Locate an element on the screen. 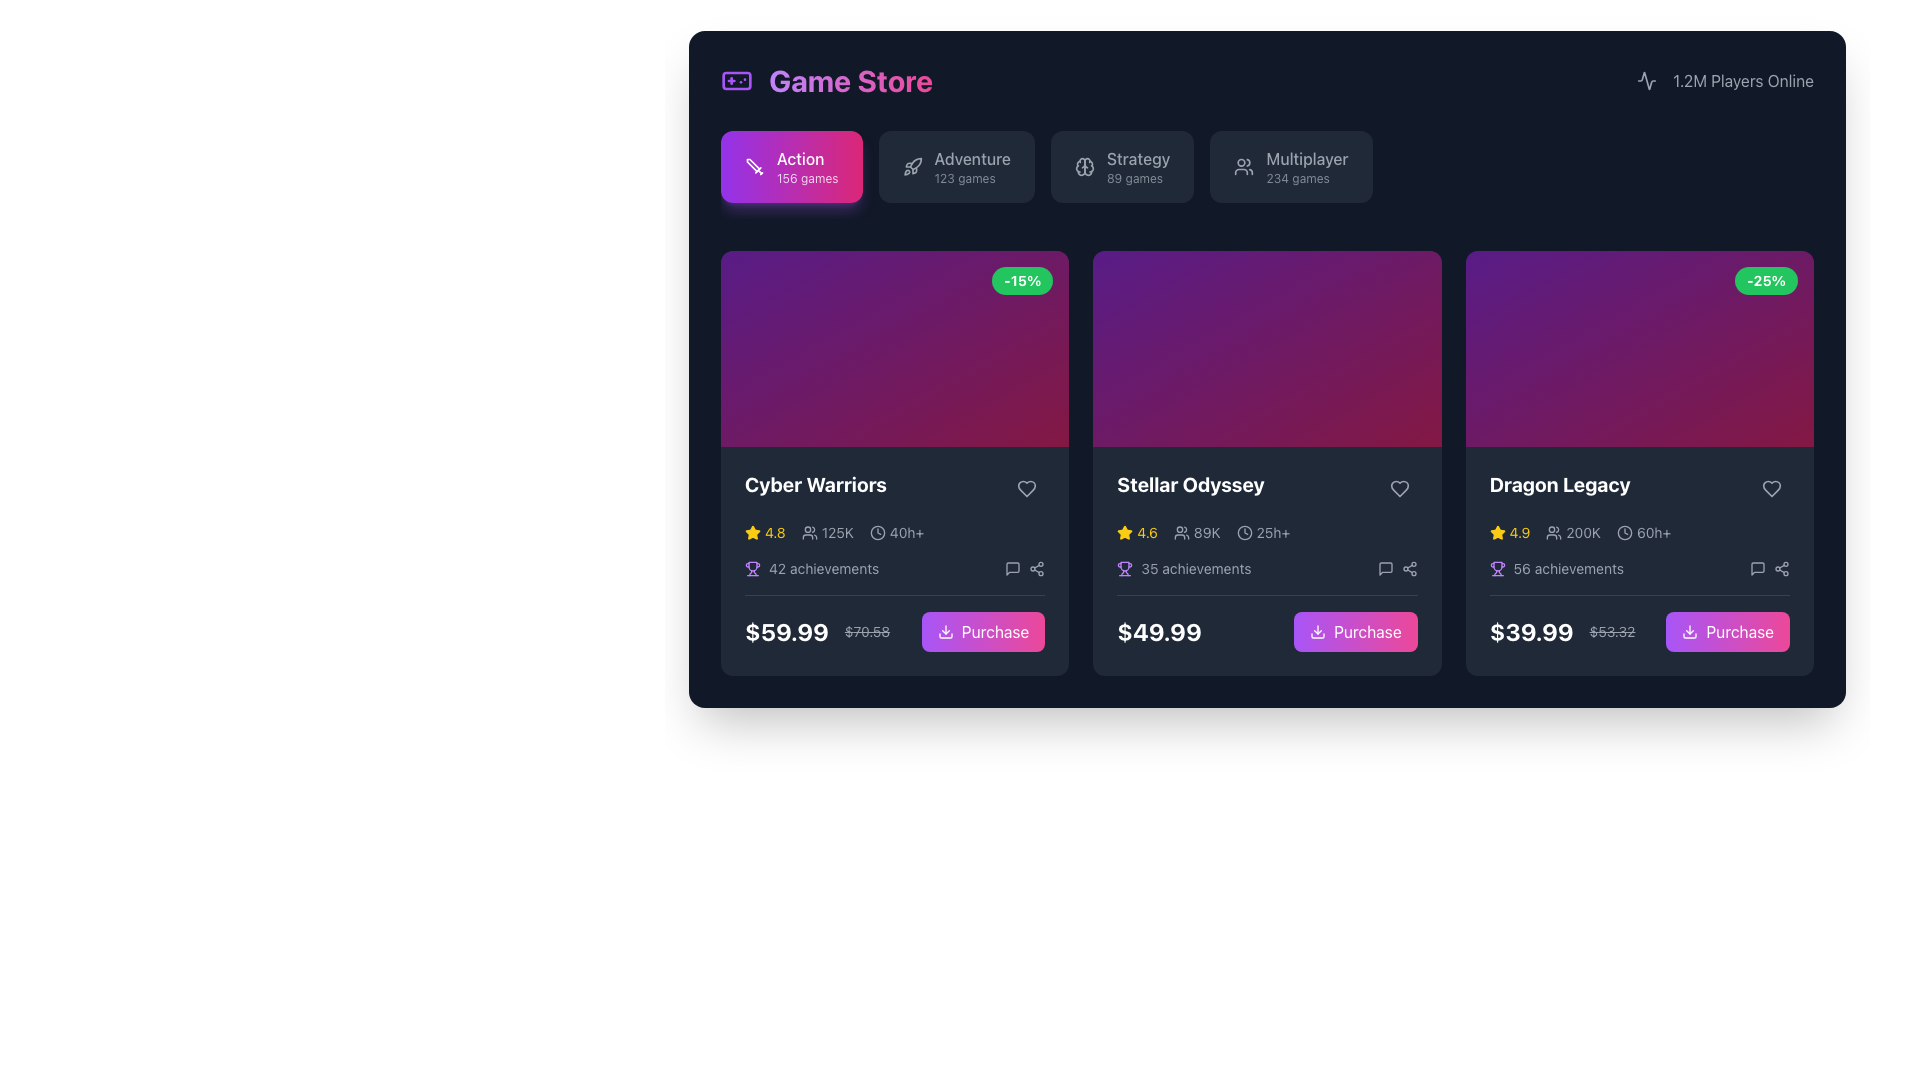 Image resolution: width=1920 pixels, height=1080 pixels. text label that displays the number of achievements available for the 'Cyber Warriors' game, located beneath the metadata row and to the right of the purple trophy icon is located at coordinates (824, 568).